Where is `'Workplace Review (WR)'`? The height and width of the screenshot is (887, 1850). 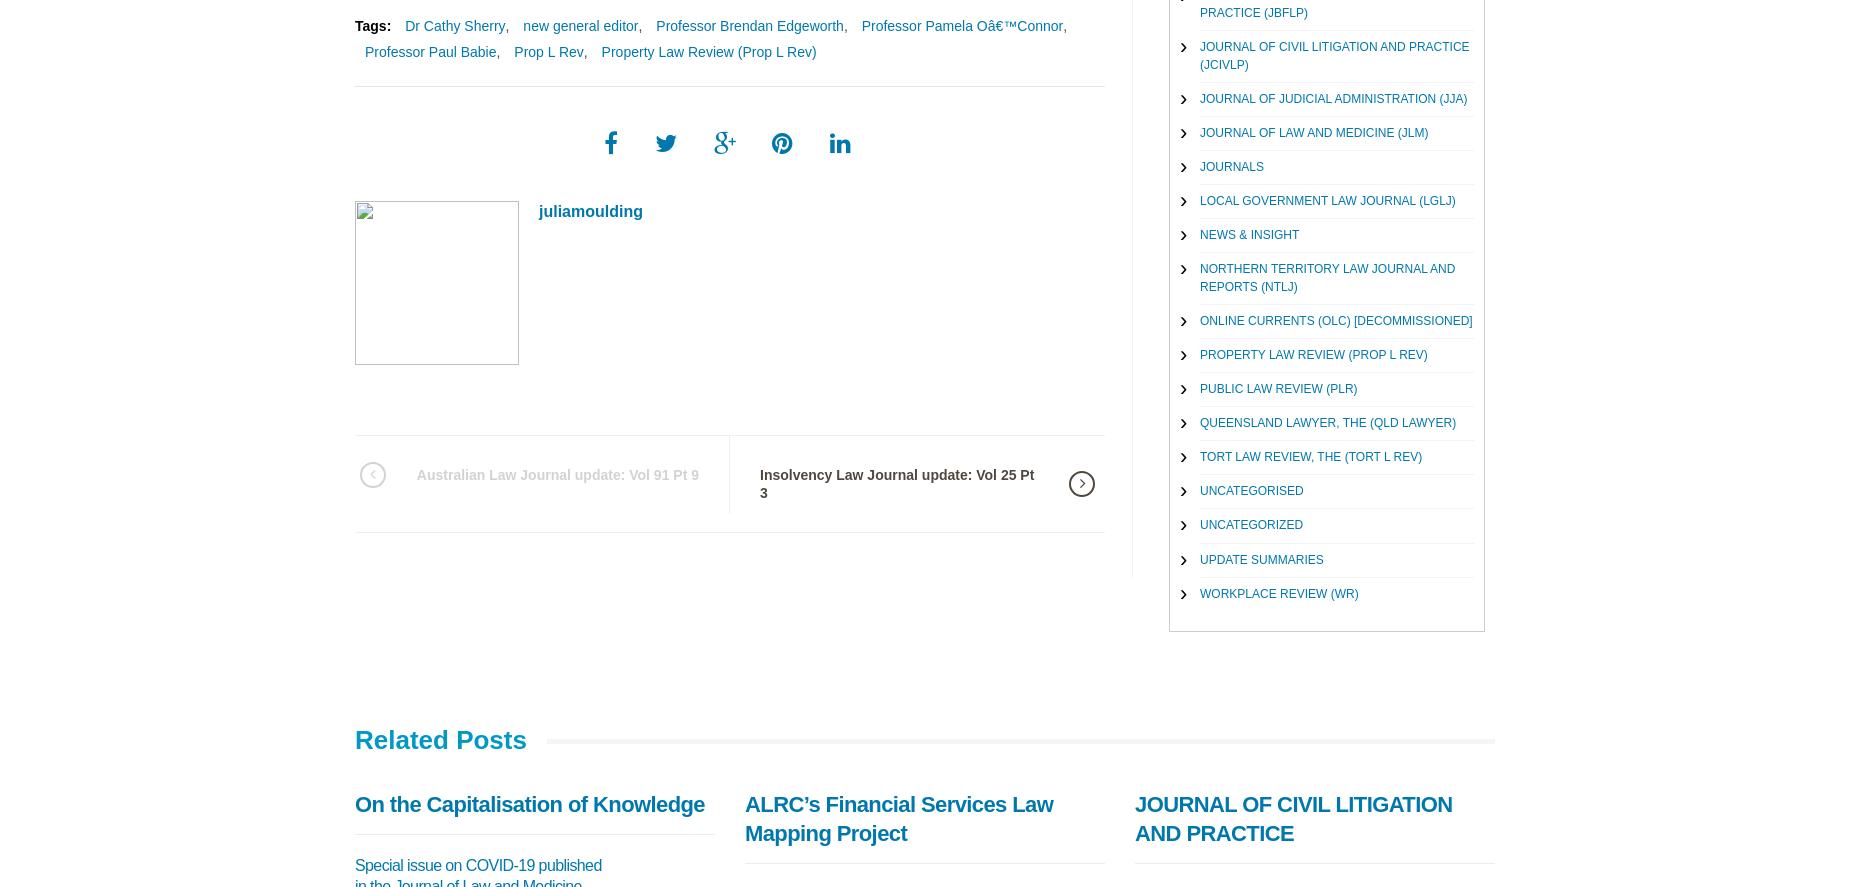 'Workplace Review (WR)' is located at coordinates (1278, 592).